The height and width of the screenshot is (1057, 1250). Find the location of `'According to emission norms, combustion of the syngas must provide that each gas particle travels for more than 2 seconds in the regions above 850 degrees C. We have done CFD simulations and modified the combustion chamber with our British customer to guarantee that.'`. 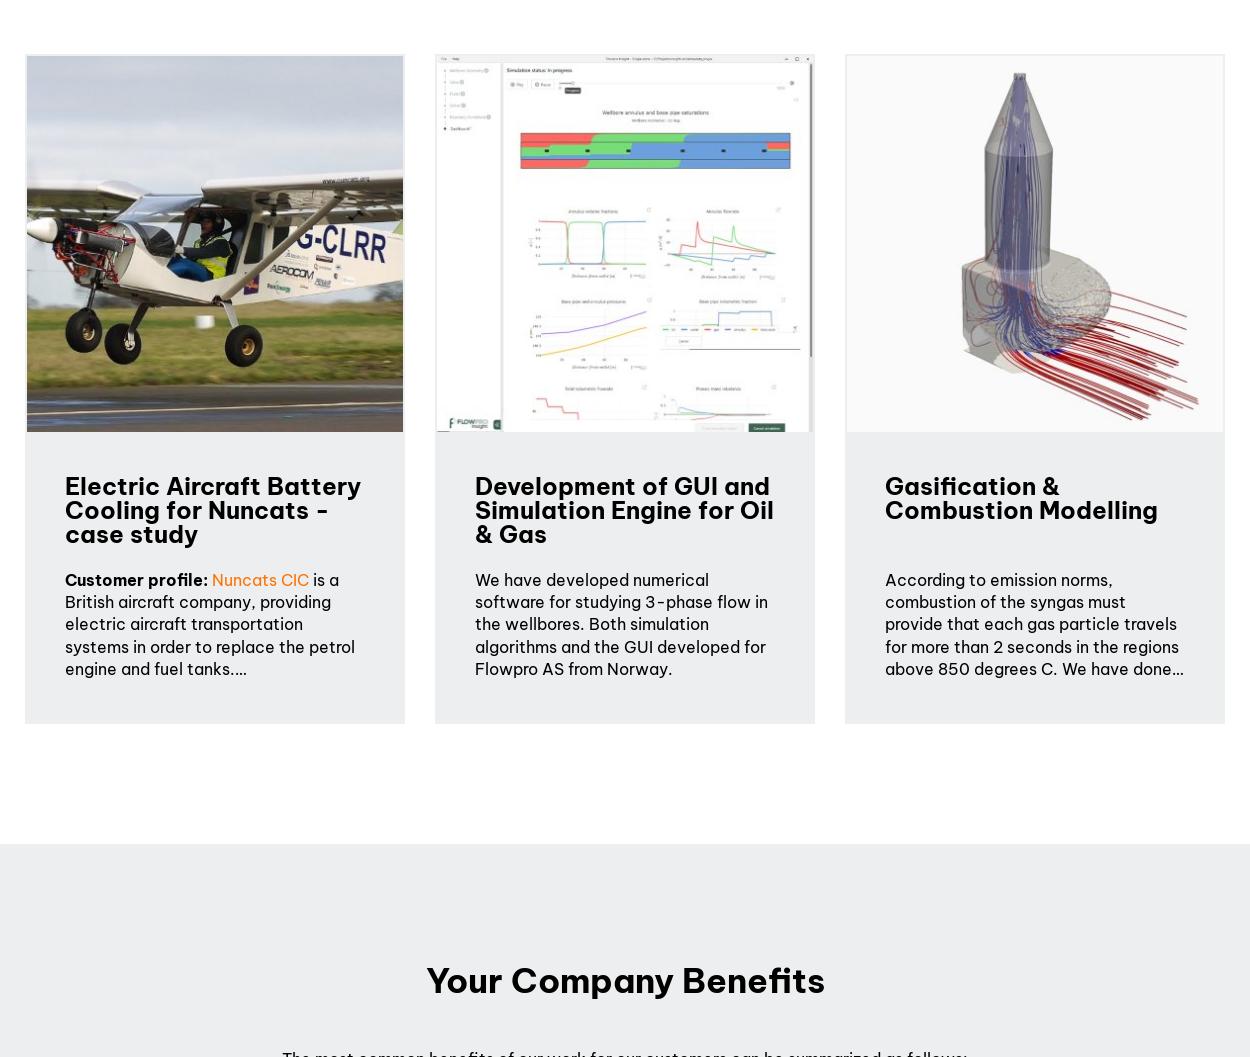

'According to emission norms, combustion of the syngas must provide that each gas particle travels for more than 2 seconds in the regions above 850 degrees C. We have done CFD simulations and modified the combustion chamber with our British customer to guarantee that.' is located at coordinates (1032, 657).